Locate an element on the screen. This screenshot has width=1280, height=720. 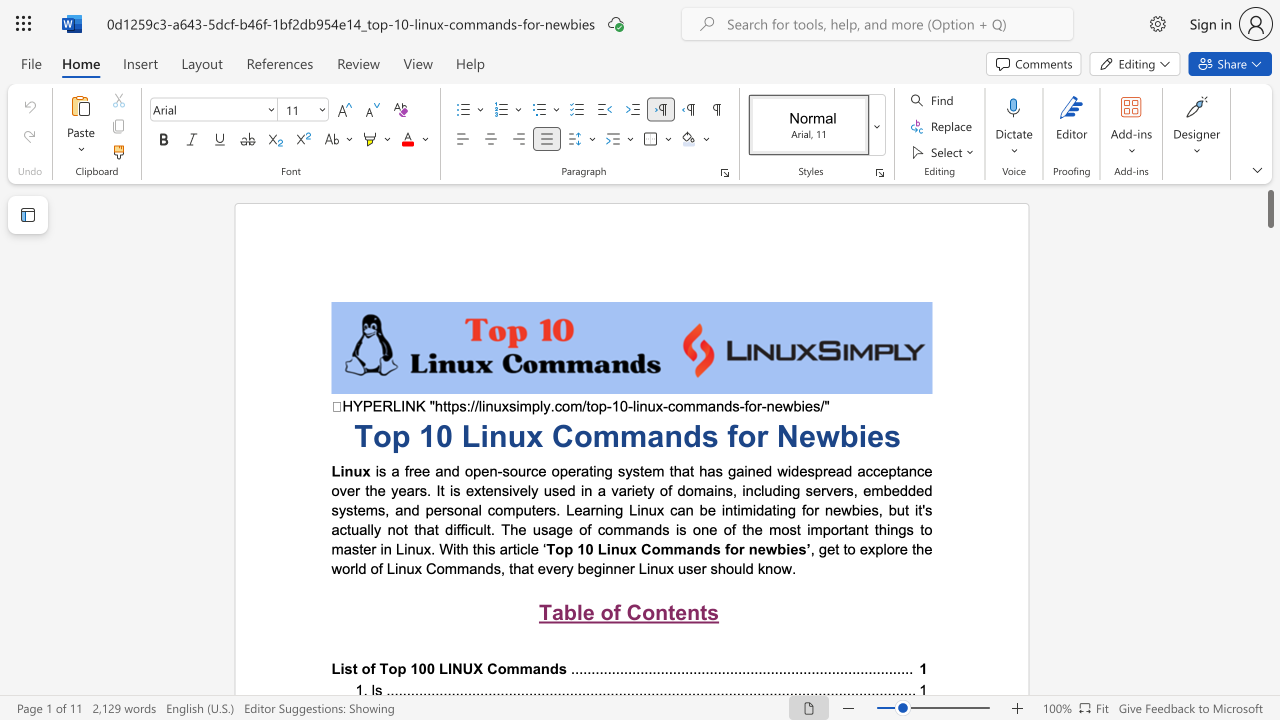
the subset text "er" within the text ", get to explore the world of Linux Commands, that every beginner Linux user should know." is located at coordinates (620, 568).